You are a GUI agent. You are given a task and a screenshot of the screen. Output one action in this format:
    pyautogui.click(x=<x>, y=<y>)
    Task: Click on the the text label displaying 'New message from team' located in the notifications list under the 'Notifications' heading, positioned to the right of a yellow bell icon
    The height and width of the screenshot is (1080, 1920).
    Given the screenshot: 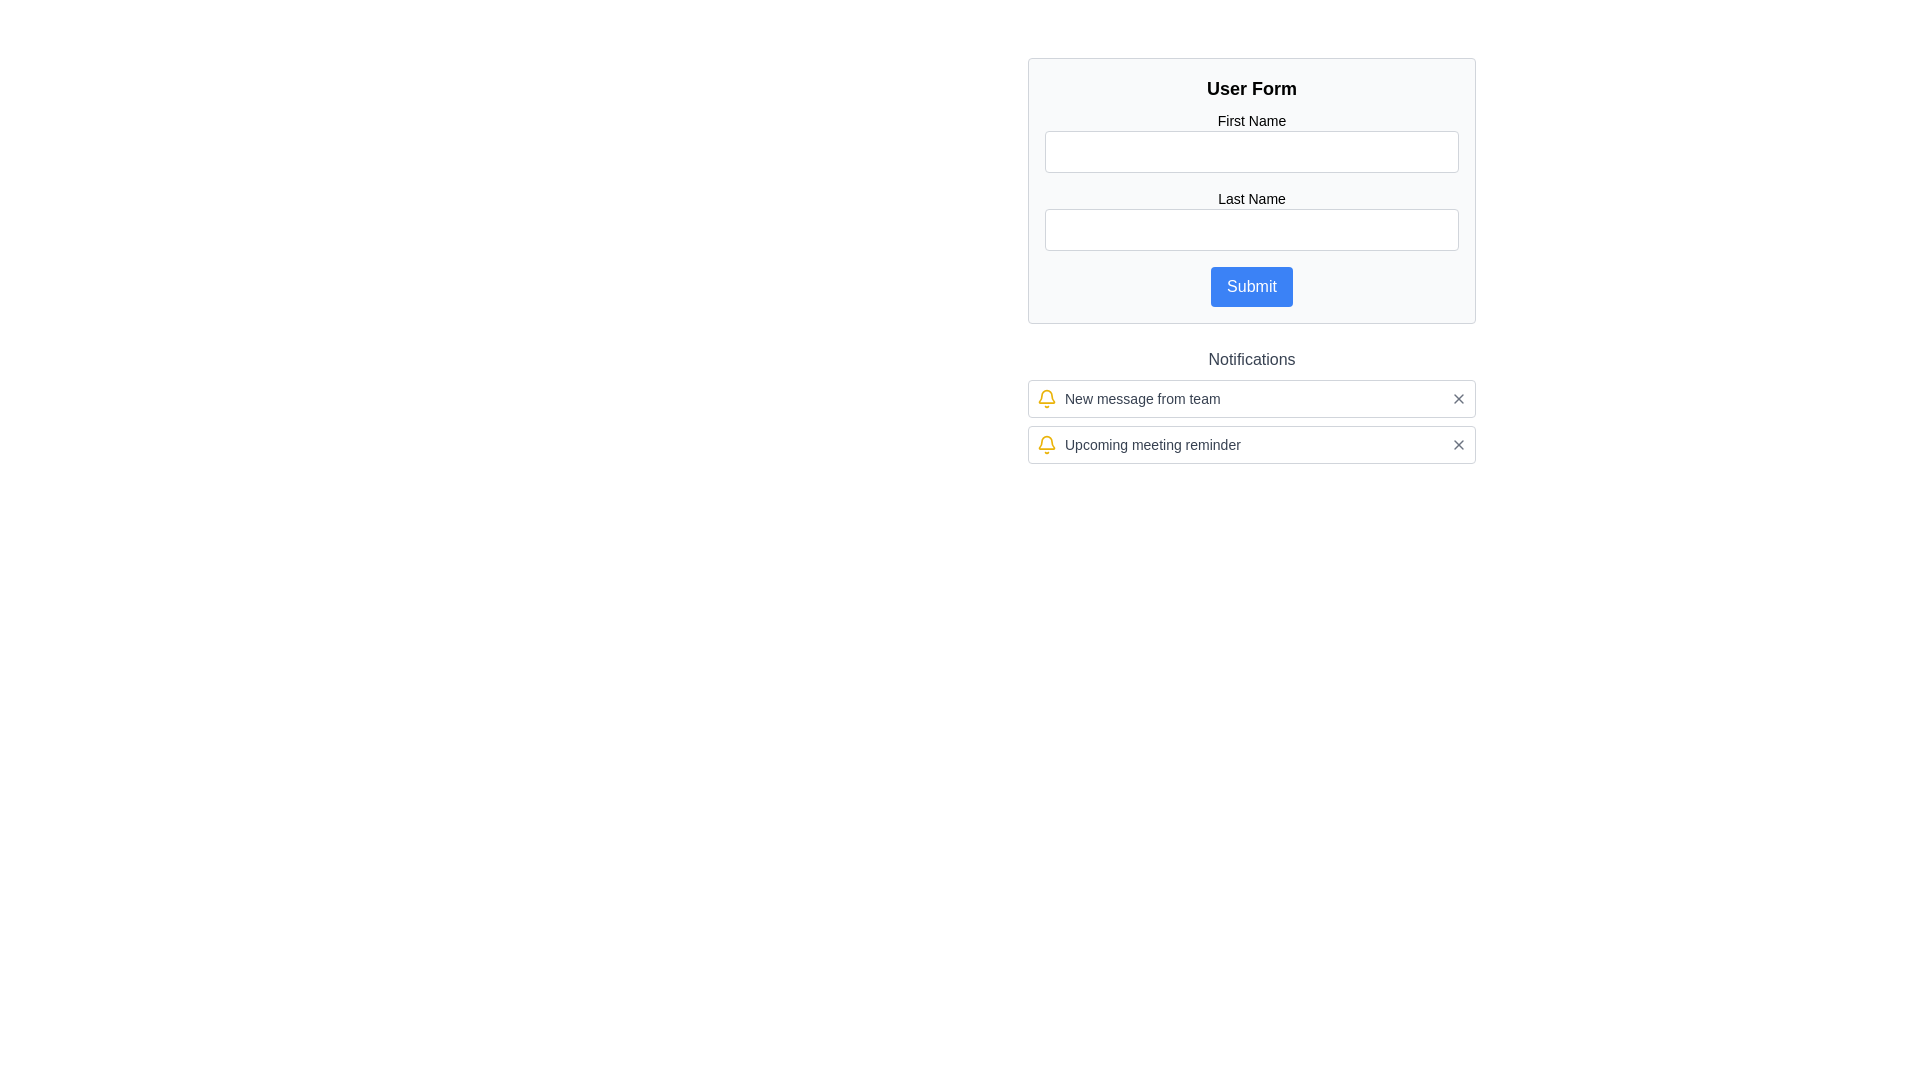 What is the action you would take?
    pyautogui.click(x=1142, y=398)
    